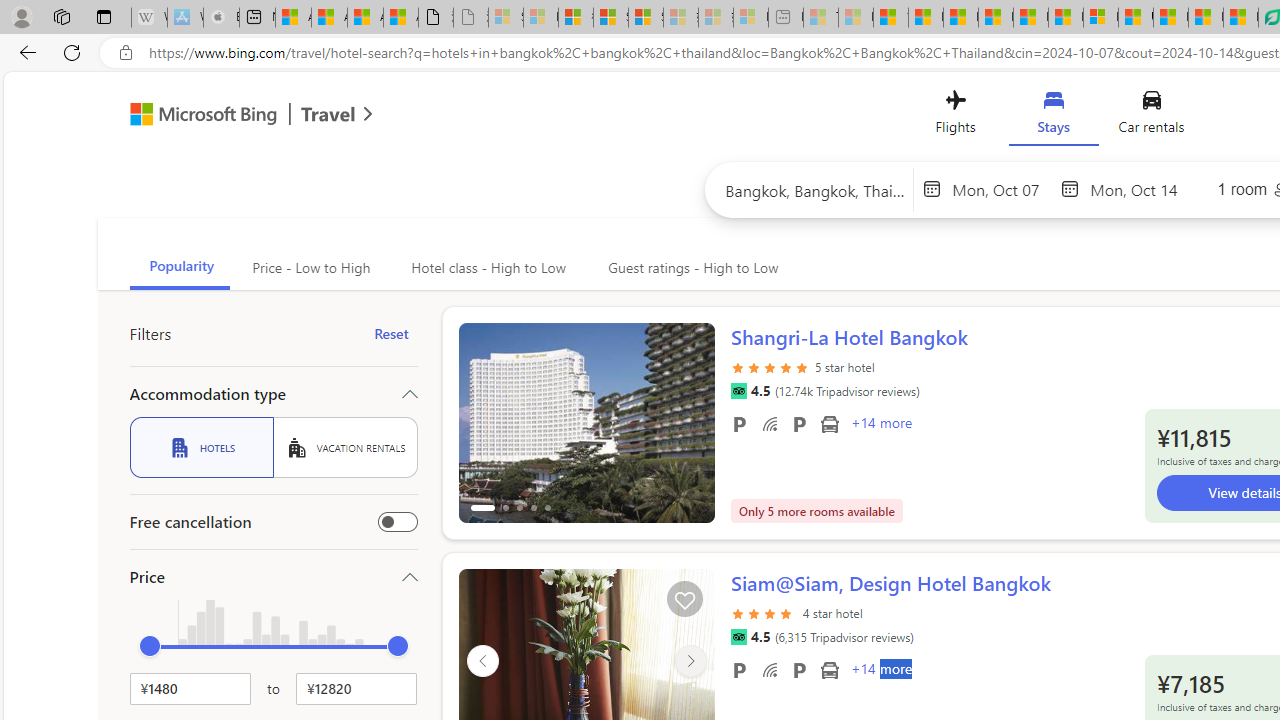 The width and height of the screenshot is (1280, 720). I want to click on 'US Heat Deaths Soared To Record High Last Year', so click(1136, 17).